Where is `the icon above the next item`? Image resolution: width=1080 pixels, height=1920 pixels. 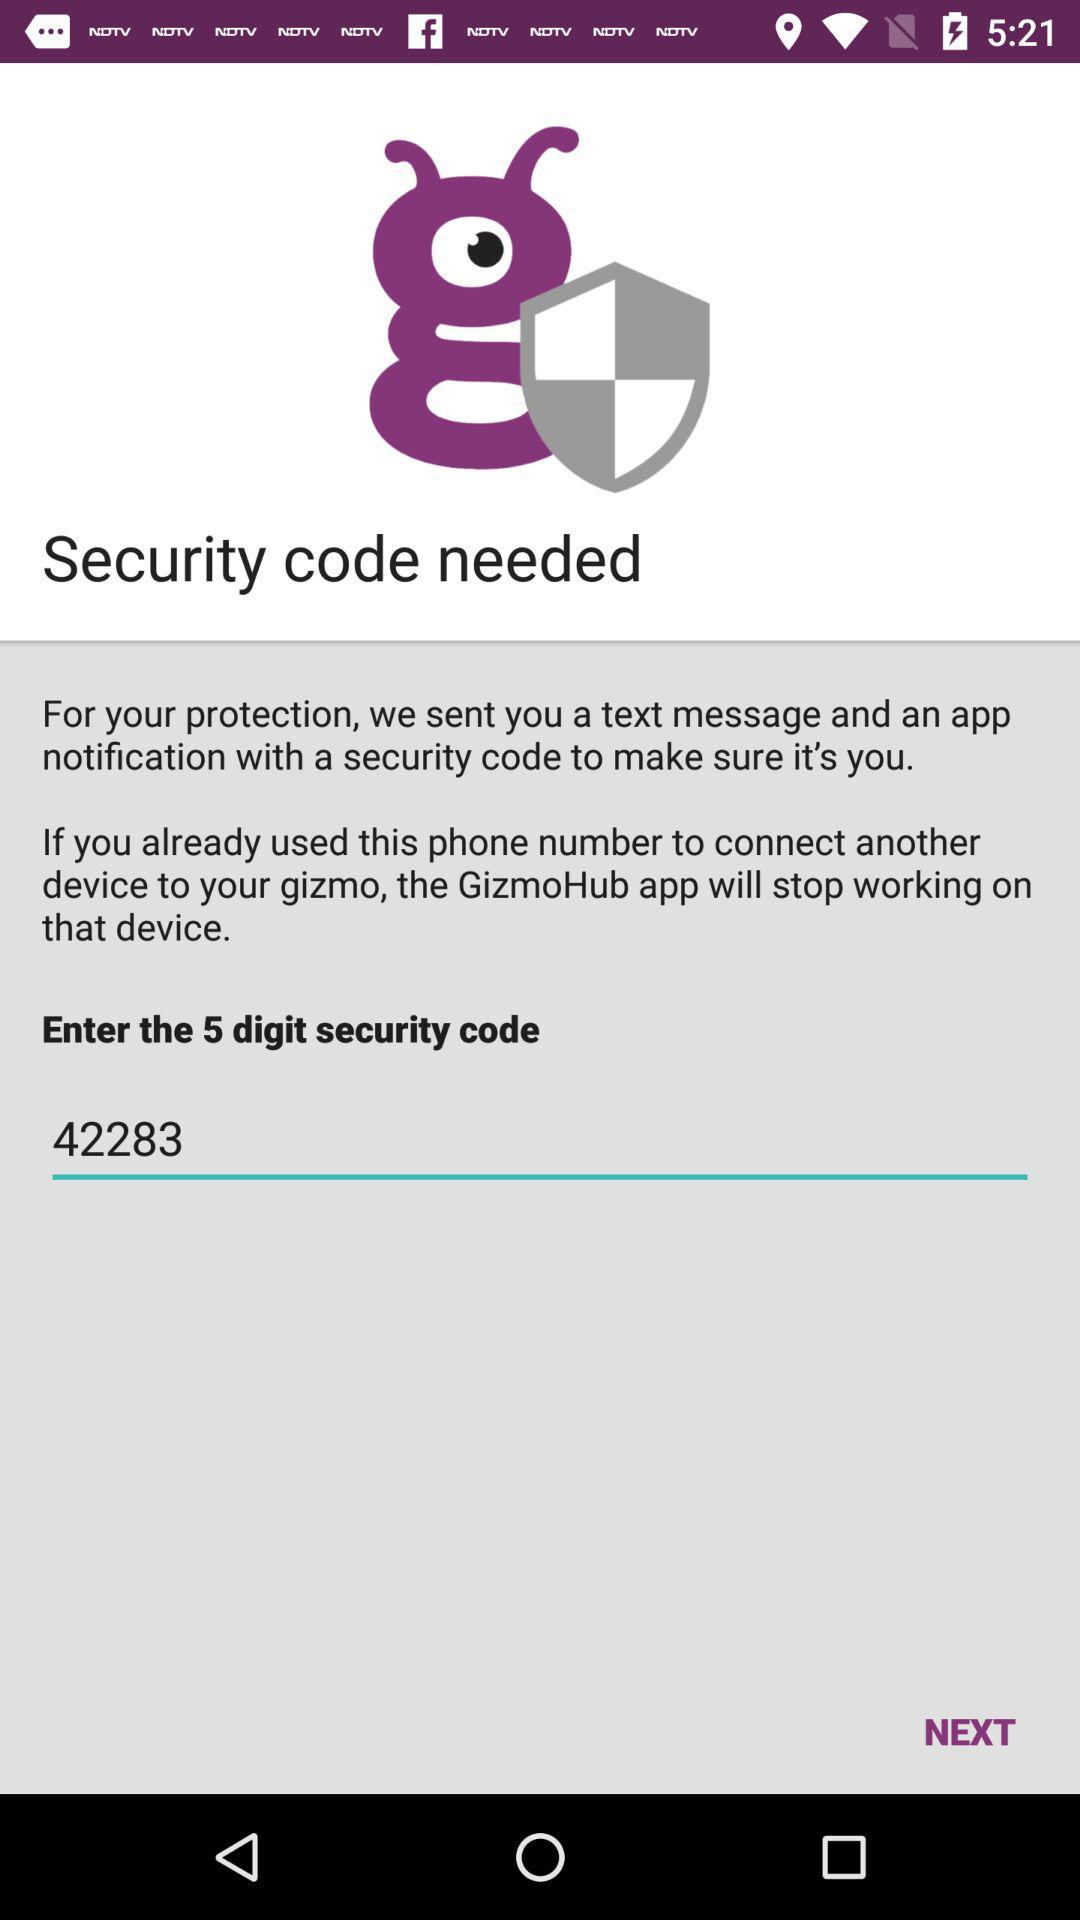 the icon above the next item is located at coordinates (540, 1138).